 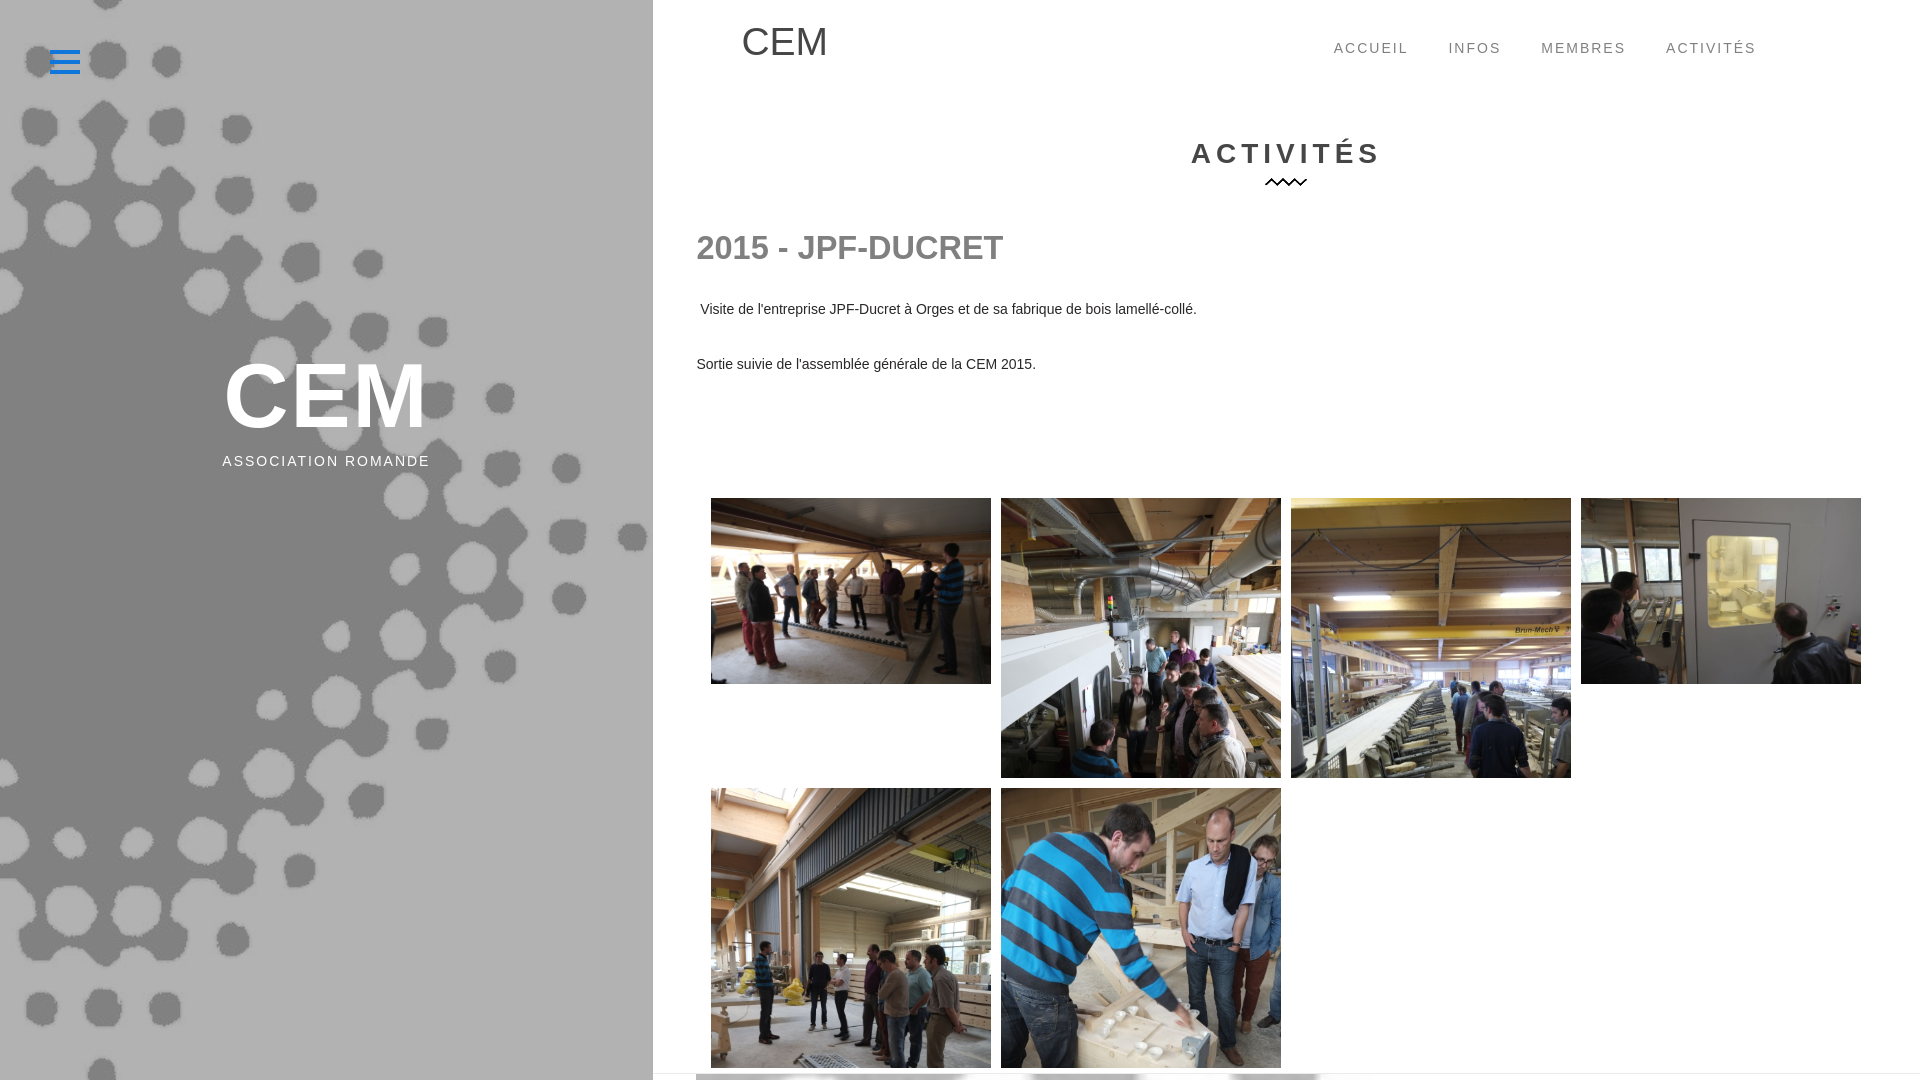 What do you see at coordinates (1314, 49) in the screenshot?
I see `'ACCUEIL'` at bounding box center [1314, 49].